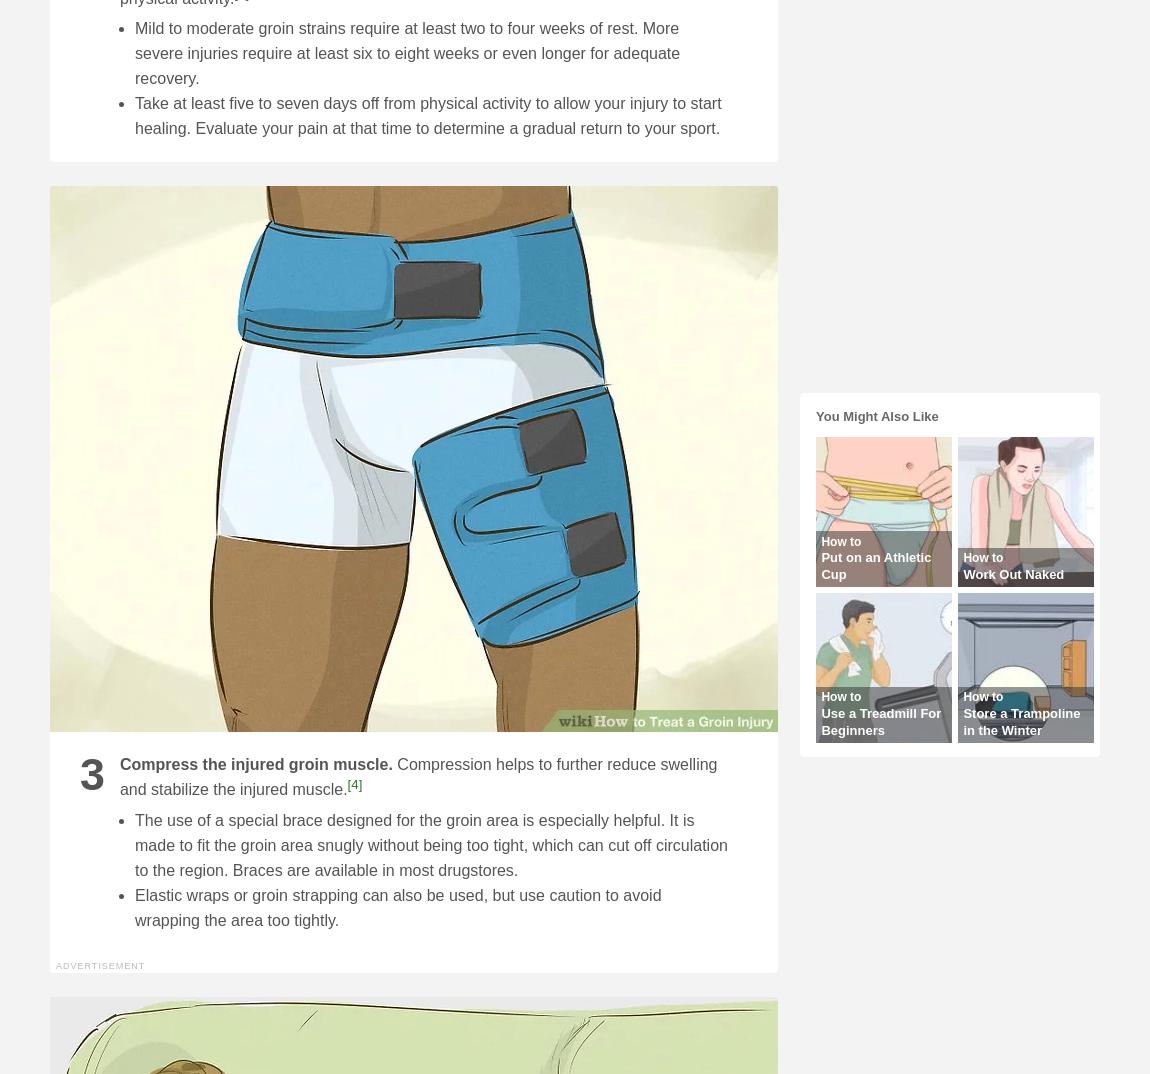  Describe the element at coordinates (431, 844) in the screenshot. I see `'The use of a special brace designed for the groin area is especially helpful. It is made to fit the groin area snugly without being too tight, which can cut off circulation to the region. Braces are available in most drugstores.'` at that location.